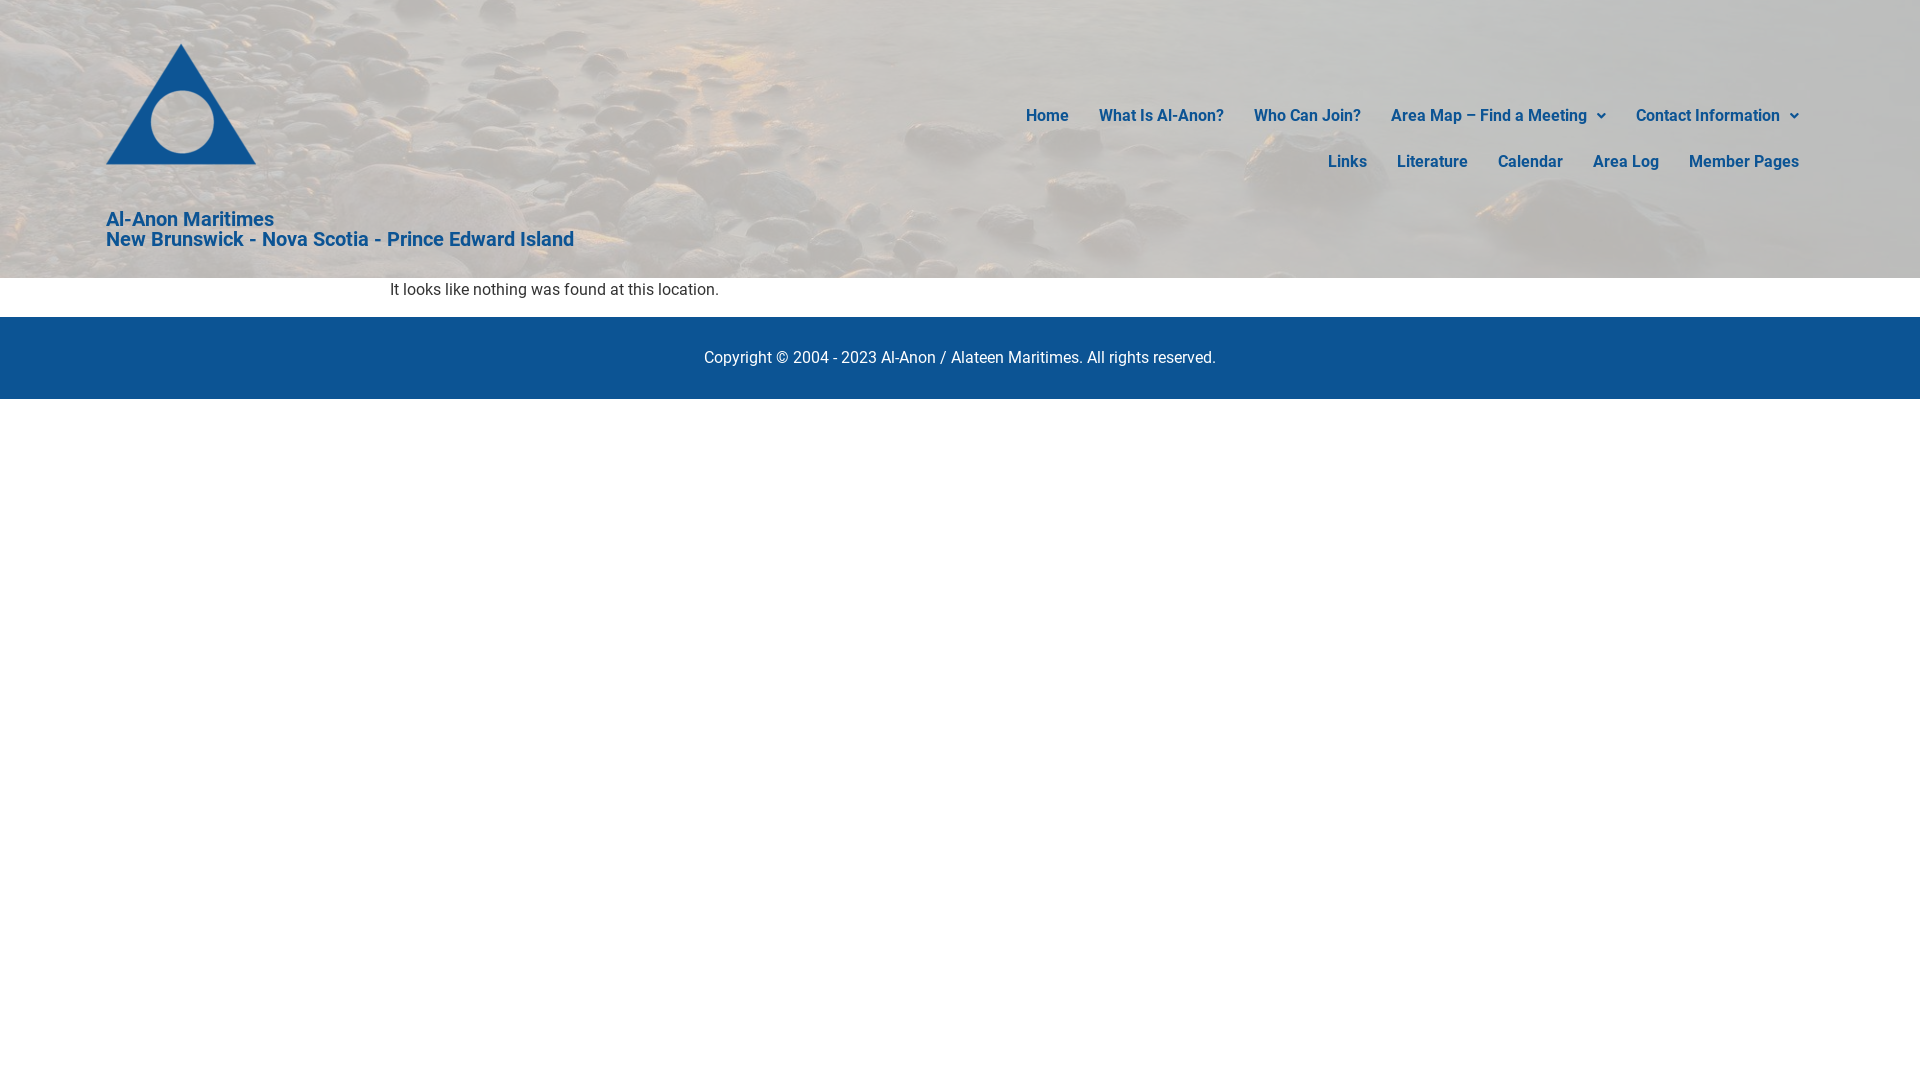 This screenshot has width=1920, height=1080. What do you see at coordinates (1011, 115) in the screenshot?
I see `'Home'` at bounding box center [1011, 115].